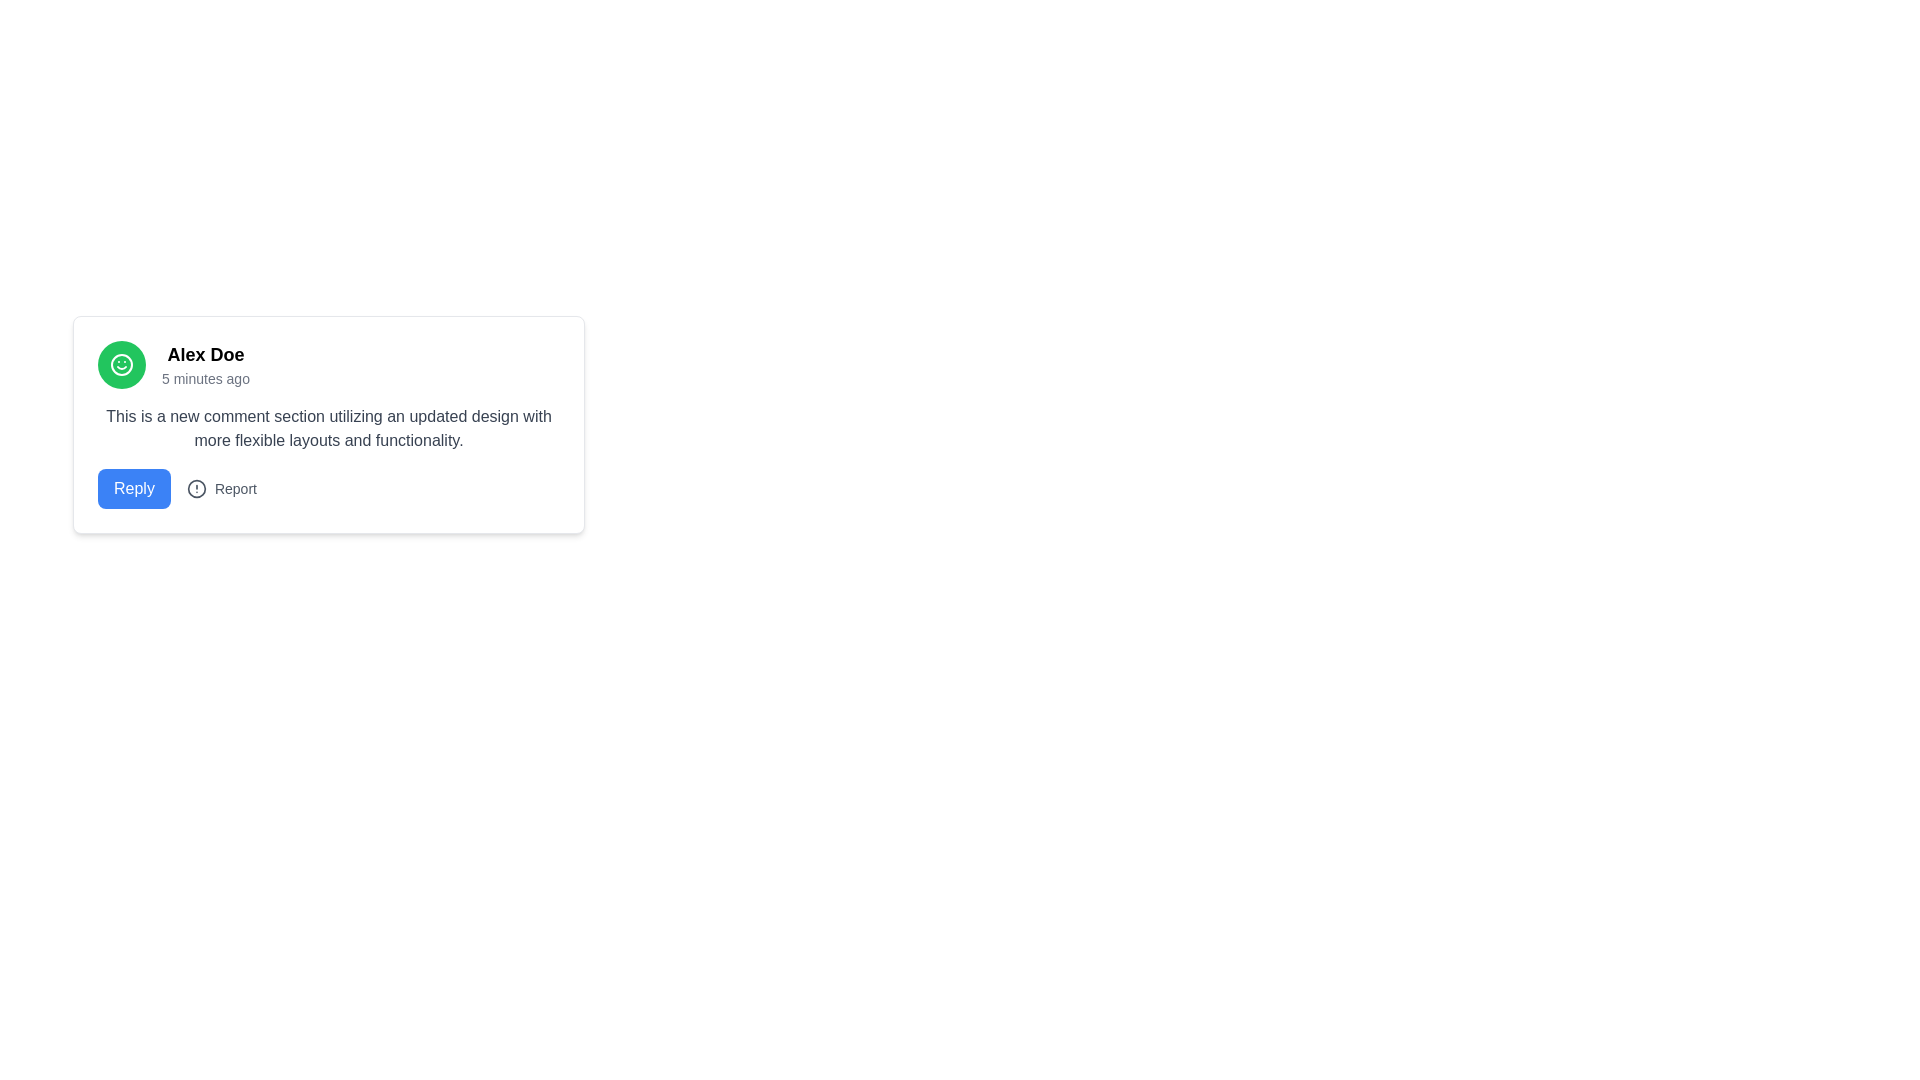 This screenshot has height=1080, width=1920. I want to click on the circular icon representing the 'Report' action, which is part of a group of notification icons in the comment section, so click(196, 489).